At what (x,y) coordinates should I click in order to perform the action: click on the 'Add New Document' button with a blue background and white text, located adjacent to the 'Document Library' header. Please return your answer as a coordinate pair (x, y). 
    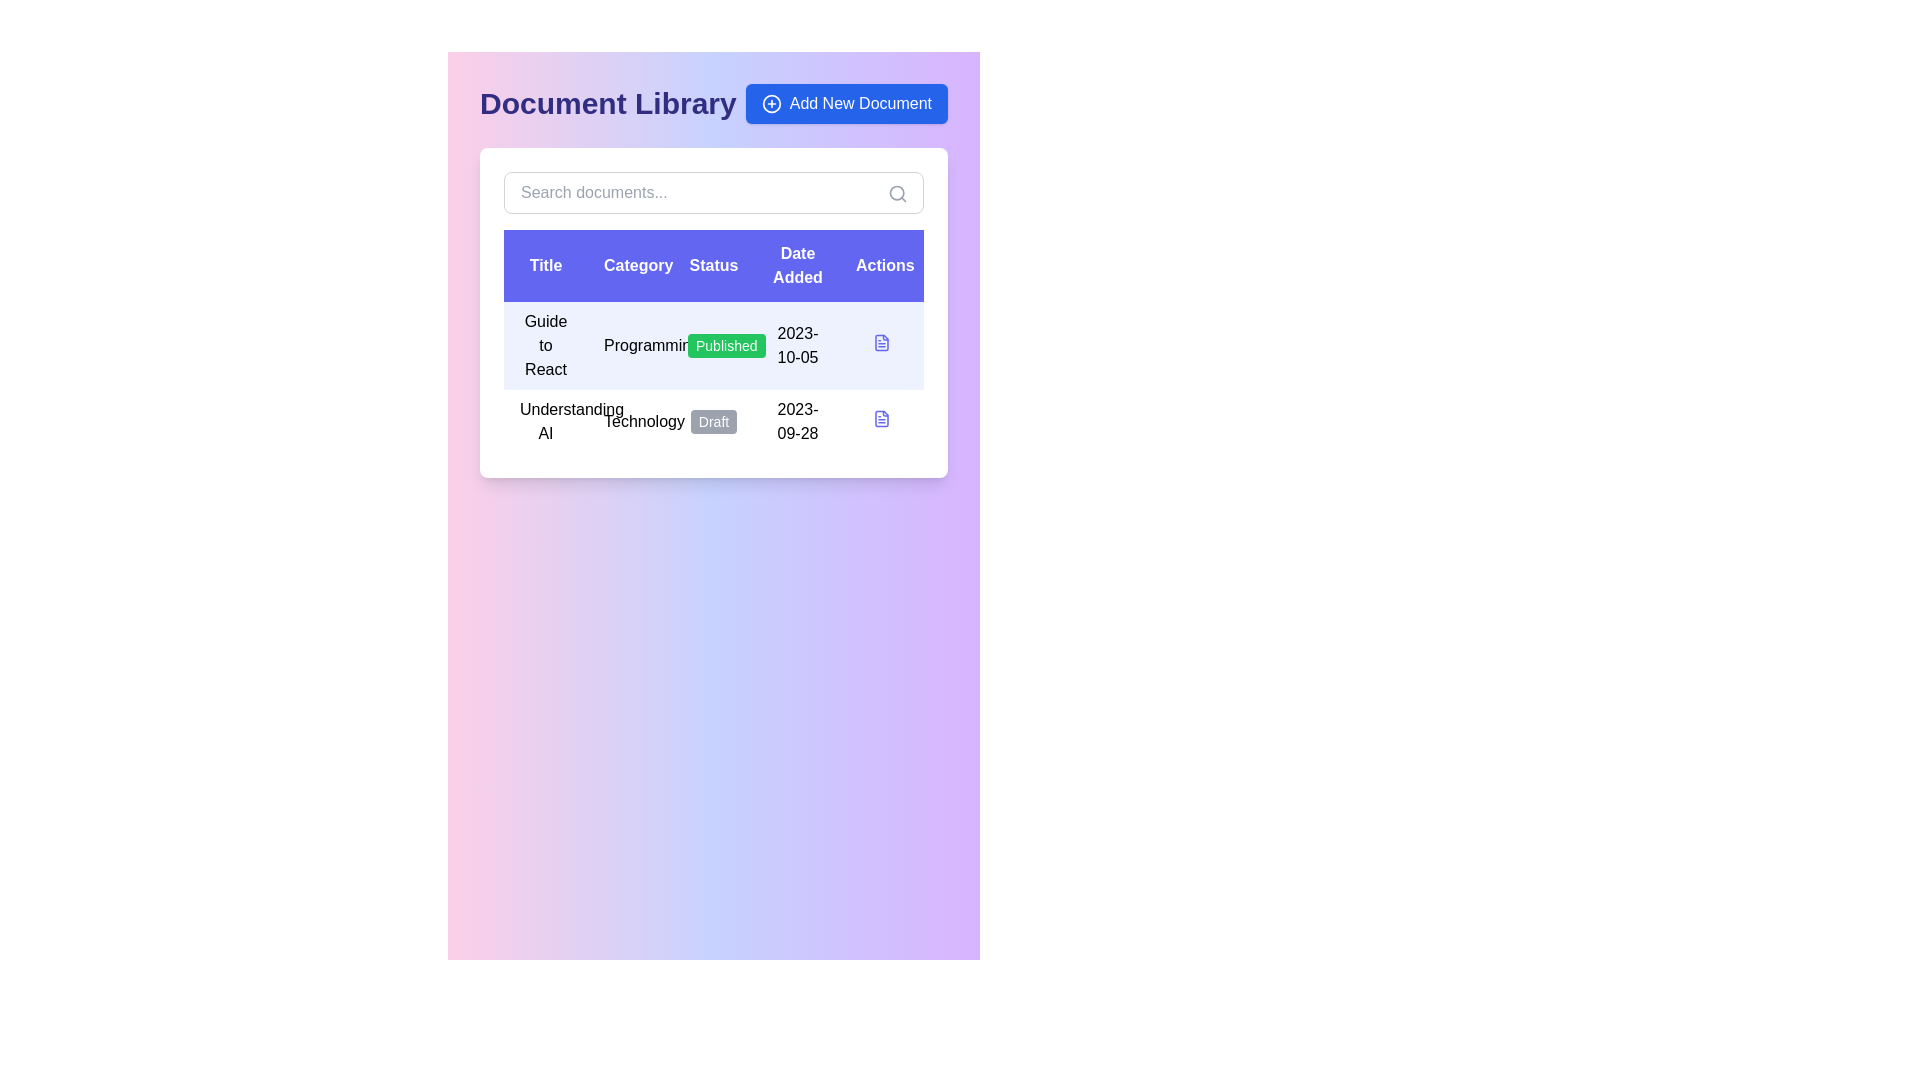
    Looking at the image, I should click on (846, 104).